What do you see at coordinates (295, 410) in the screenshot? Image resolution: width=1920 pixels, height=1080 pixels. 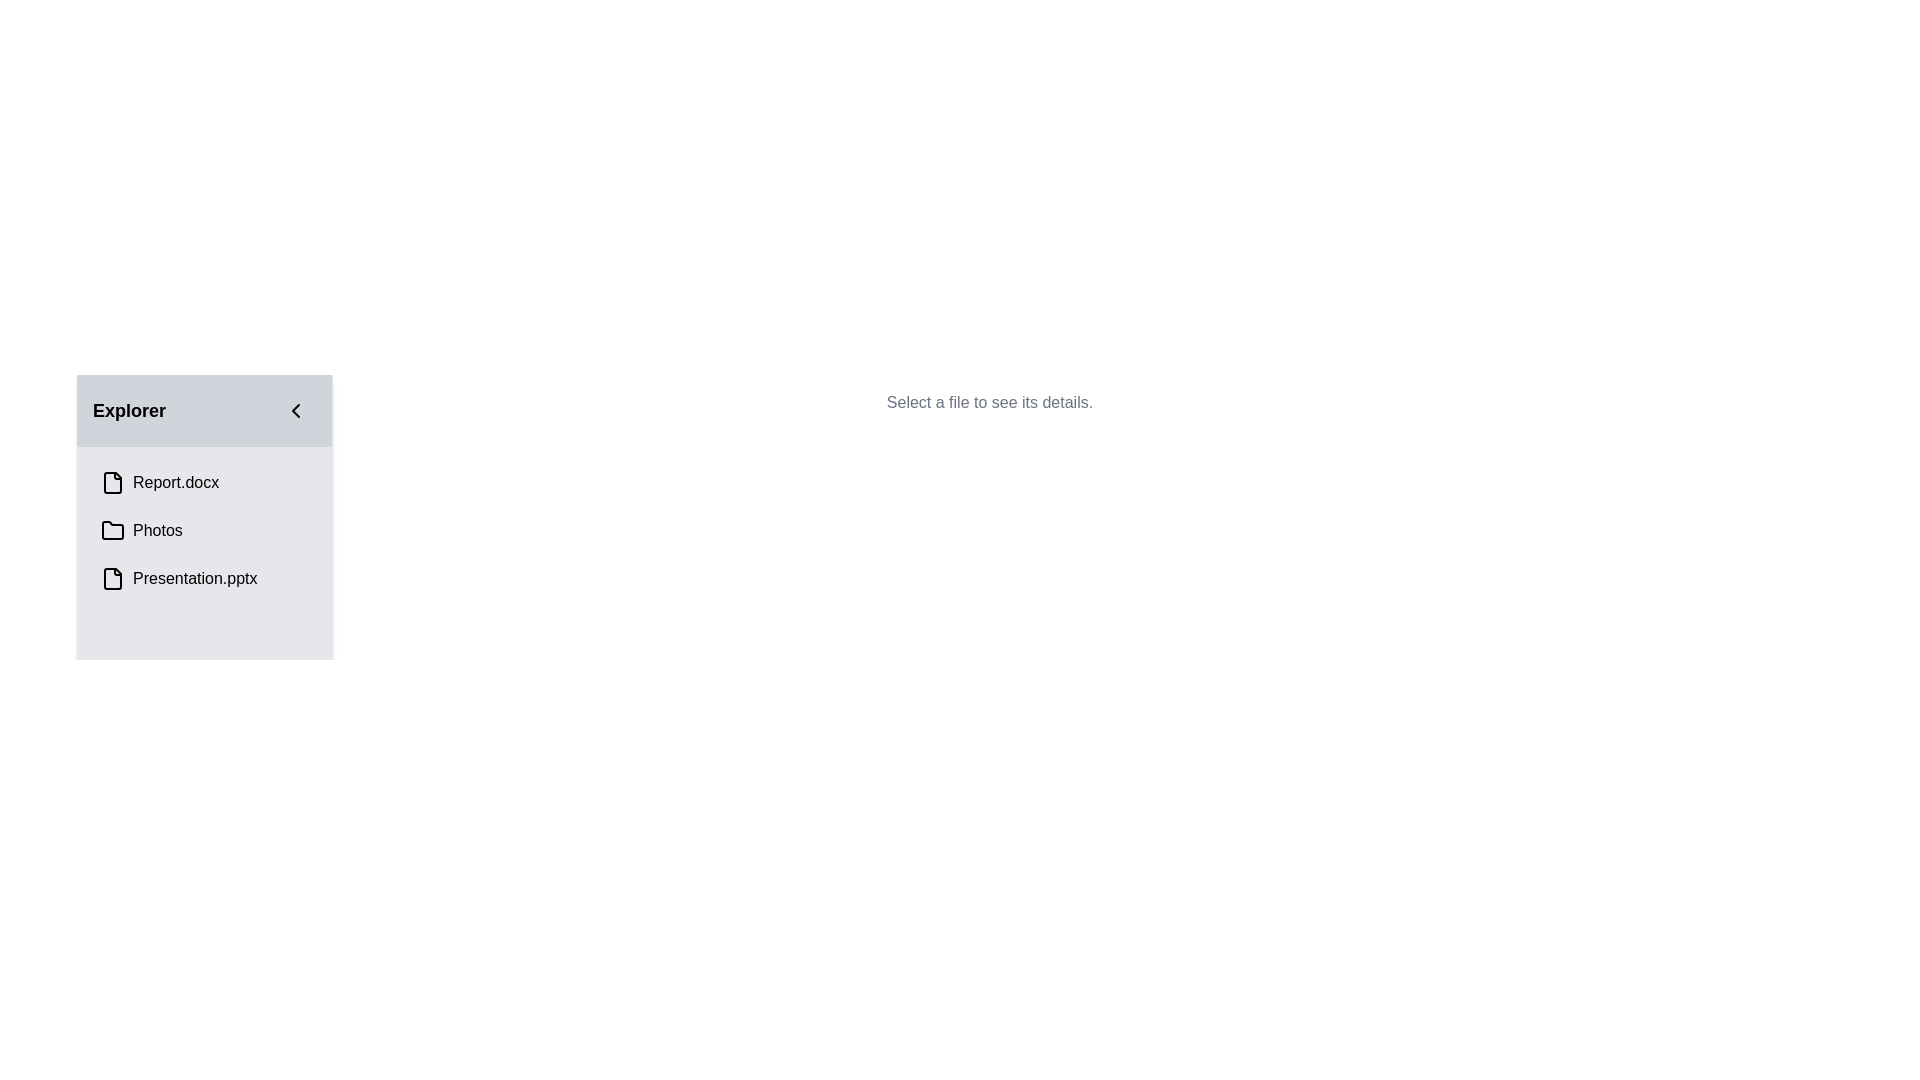 I see `the Chevron icon in the button at the top-right corner of the 'Explorer' panel` at bounding box center [295, 410].